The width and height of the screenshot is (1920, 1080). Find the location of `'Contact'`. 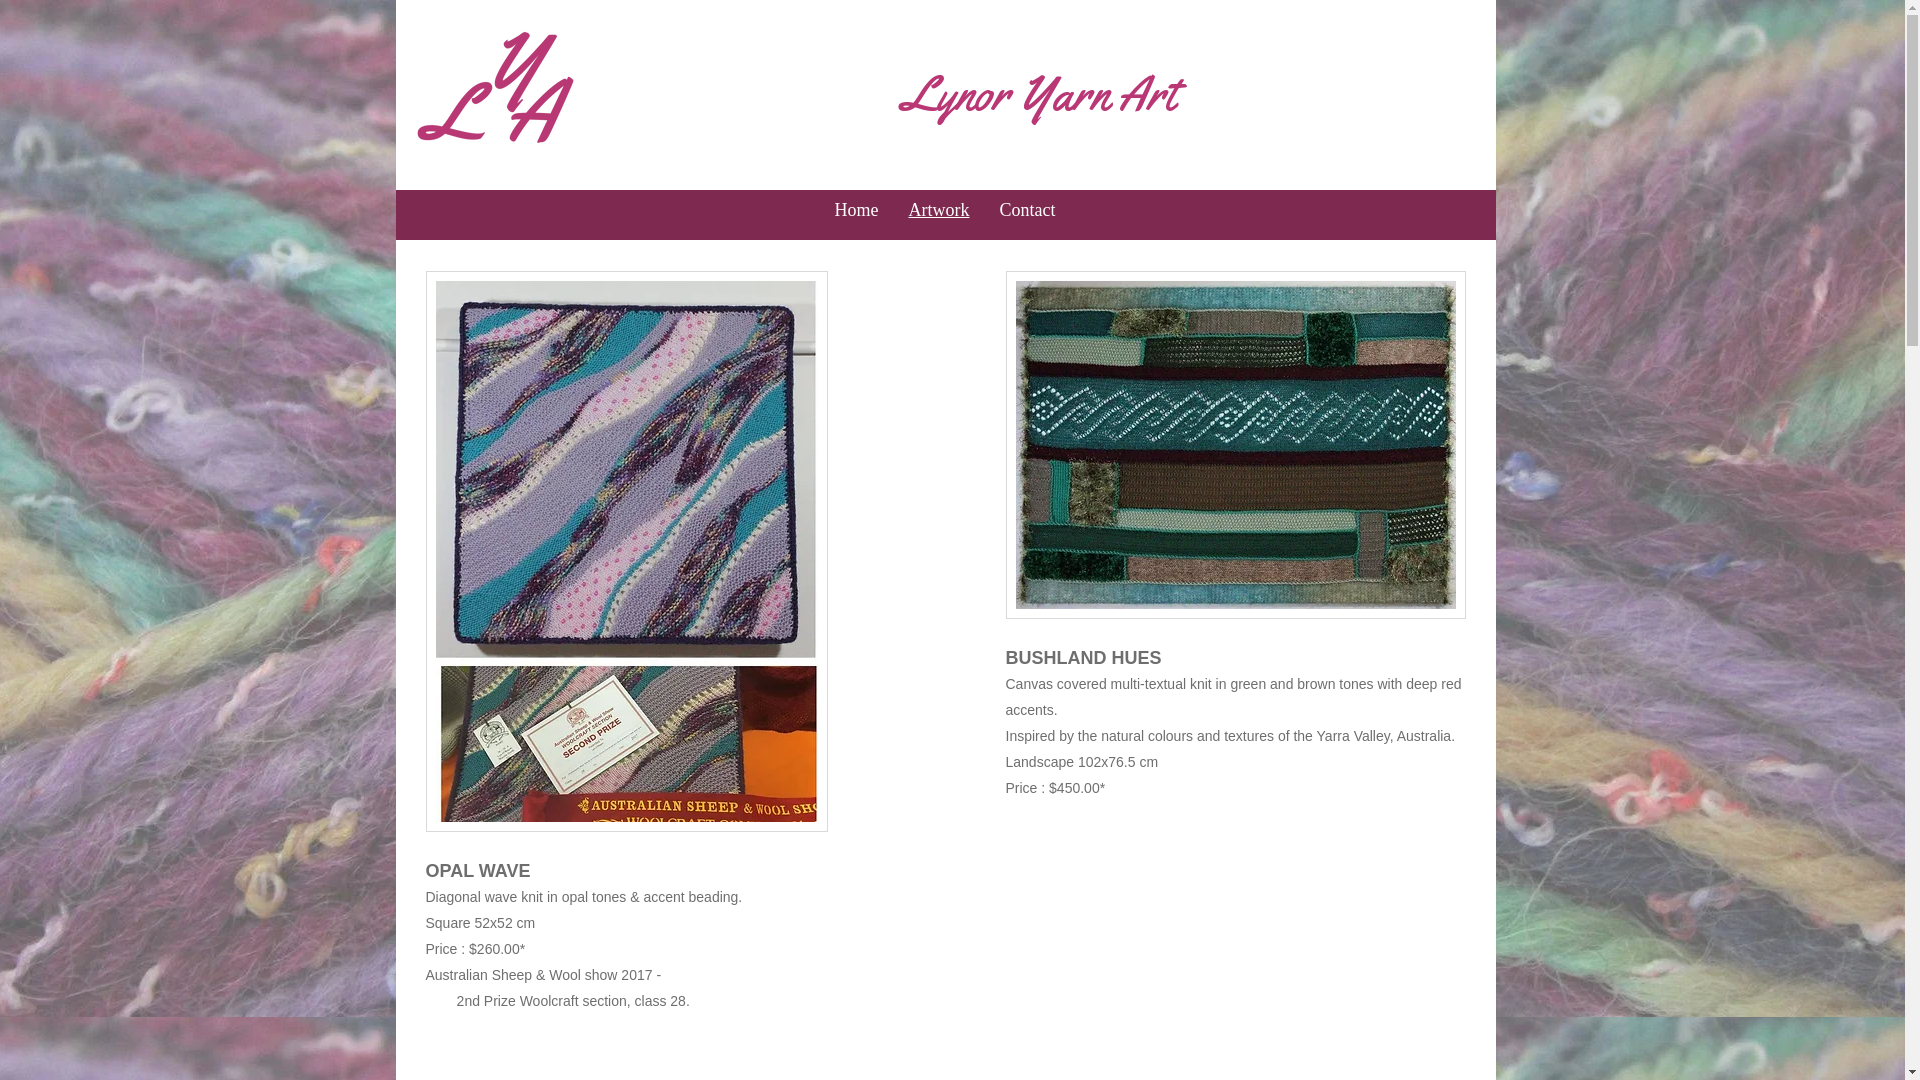

'Contact' is located at coordinates (983, 209).